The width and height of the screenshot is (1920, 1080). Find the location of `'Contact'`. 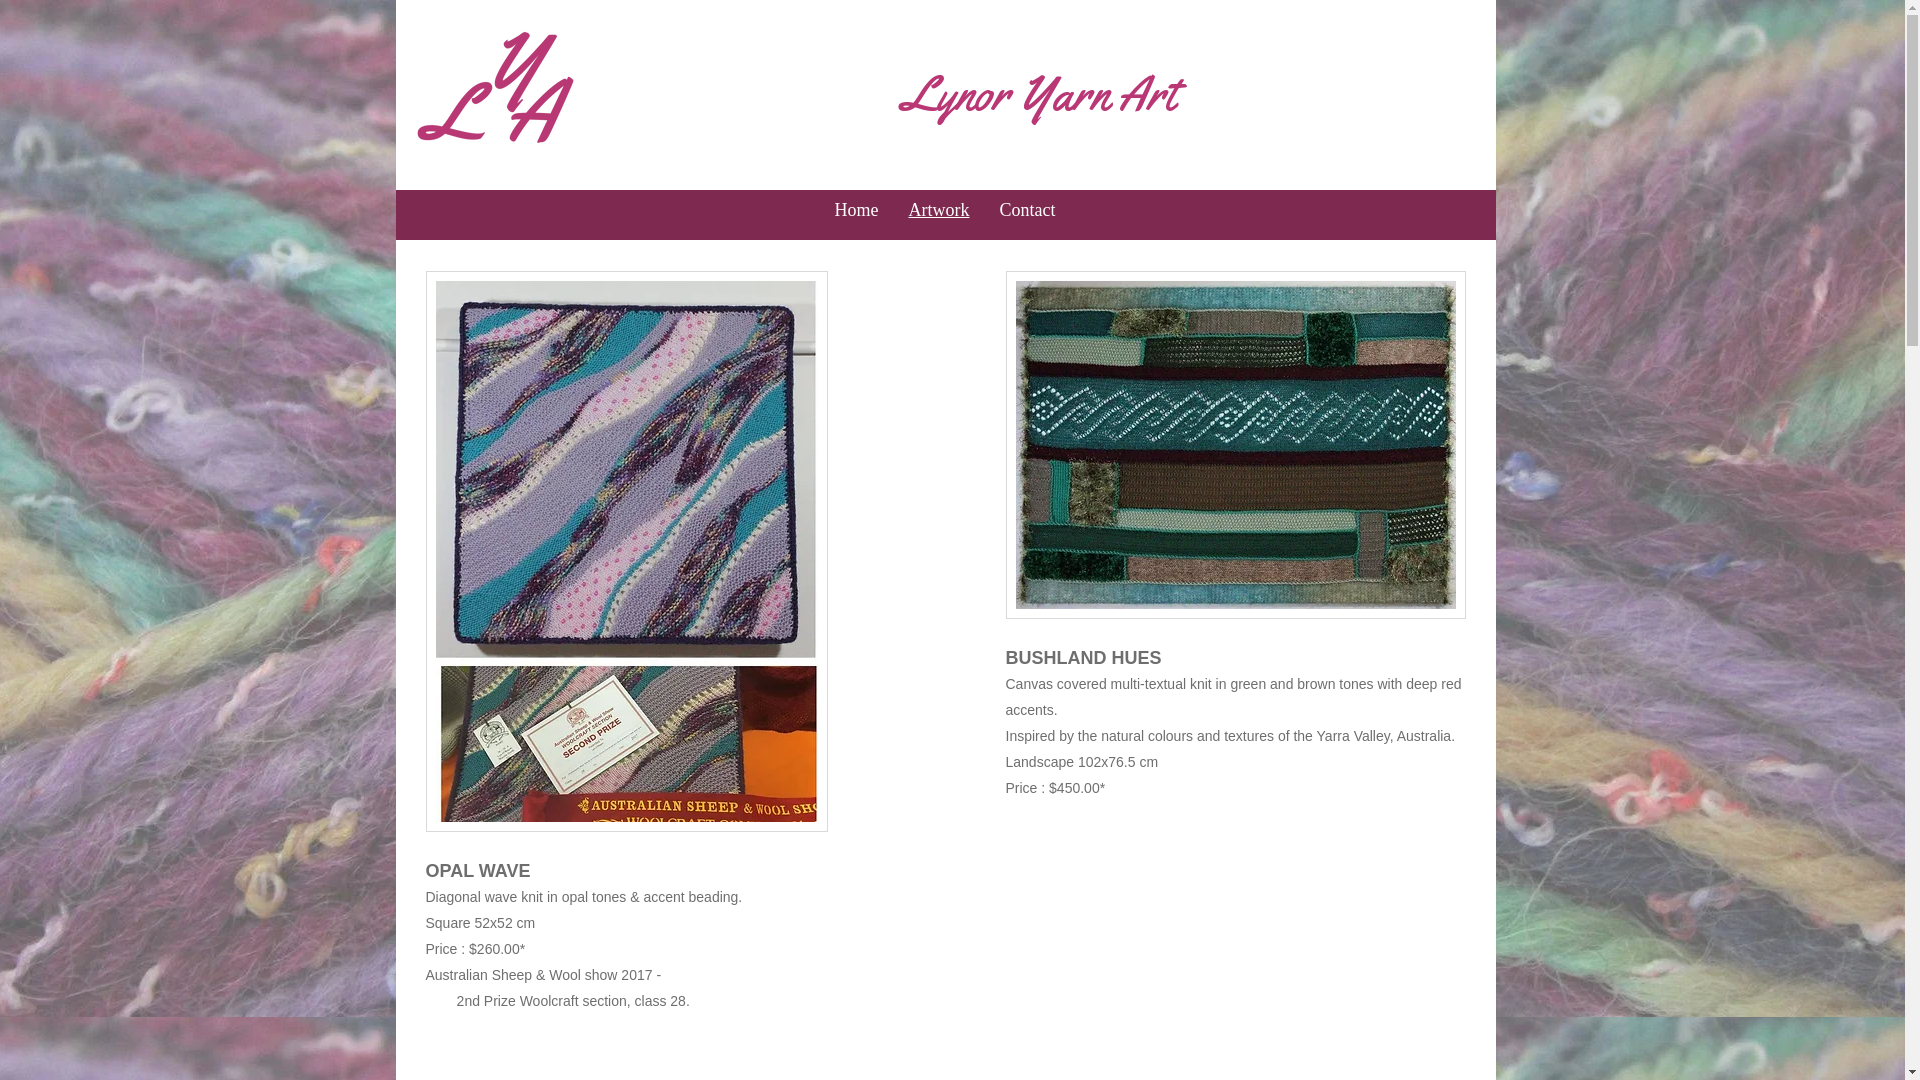

'Contact' is located at coordinates (983, 209).